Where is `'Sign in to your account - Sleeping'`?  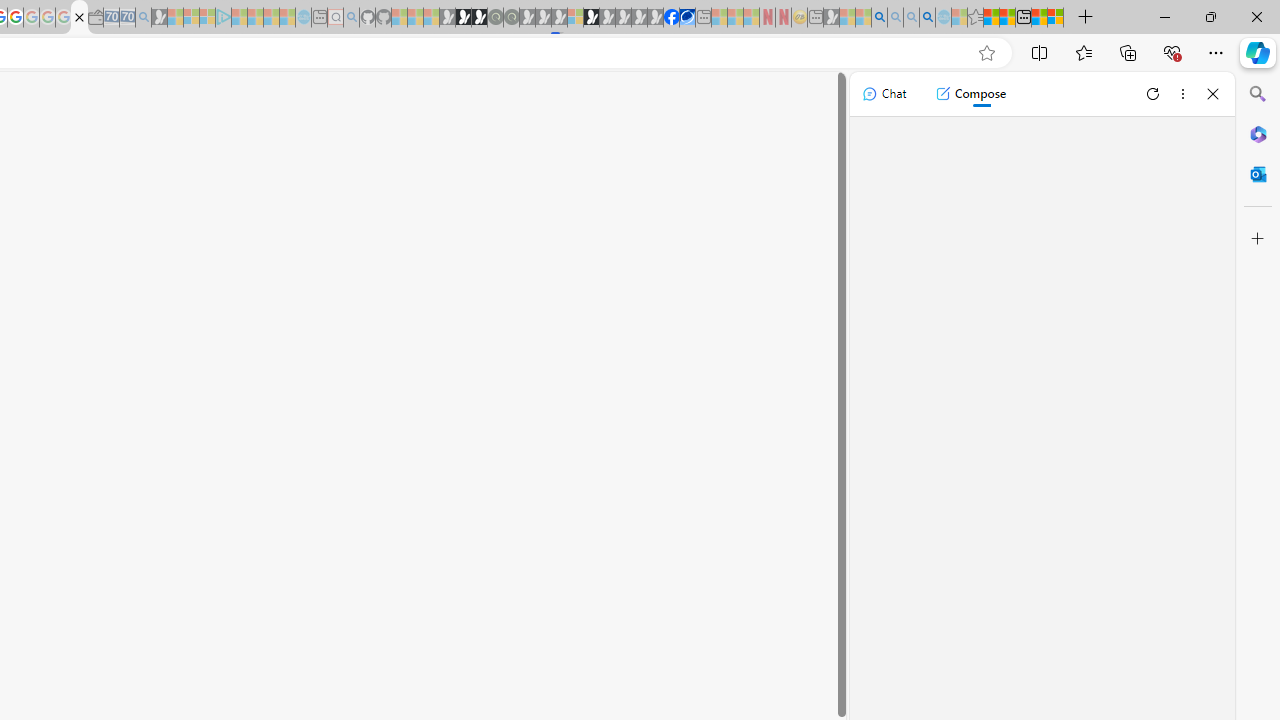
'Sign in to your account - Sleeping' is located at coordinates (574, 17).